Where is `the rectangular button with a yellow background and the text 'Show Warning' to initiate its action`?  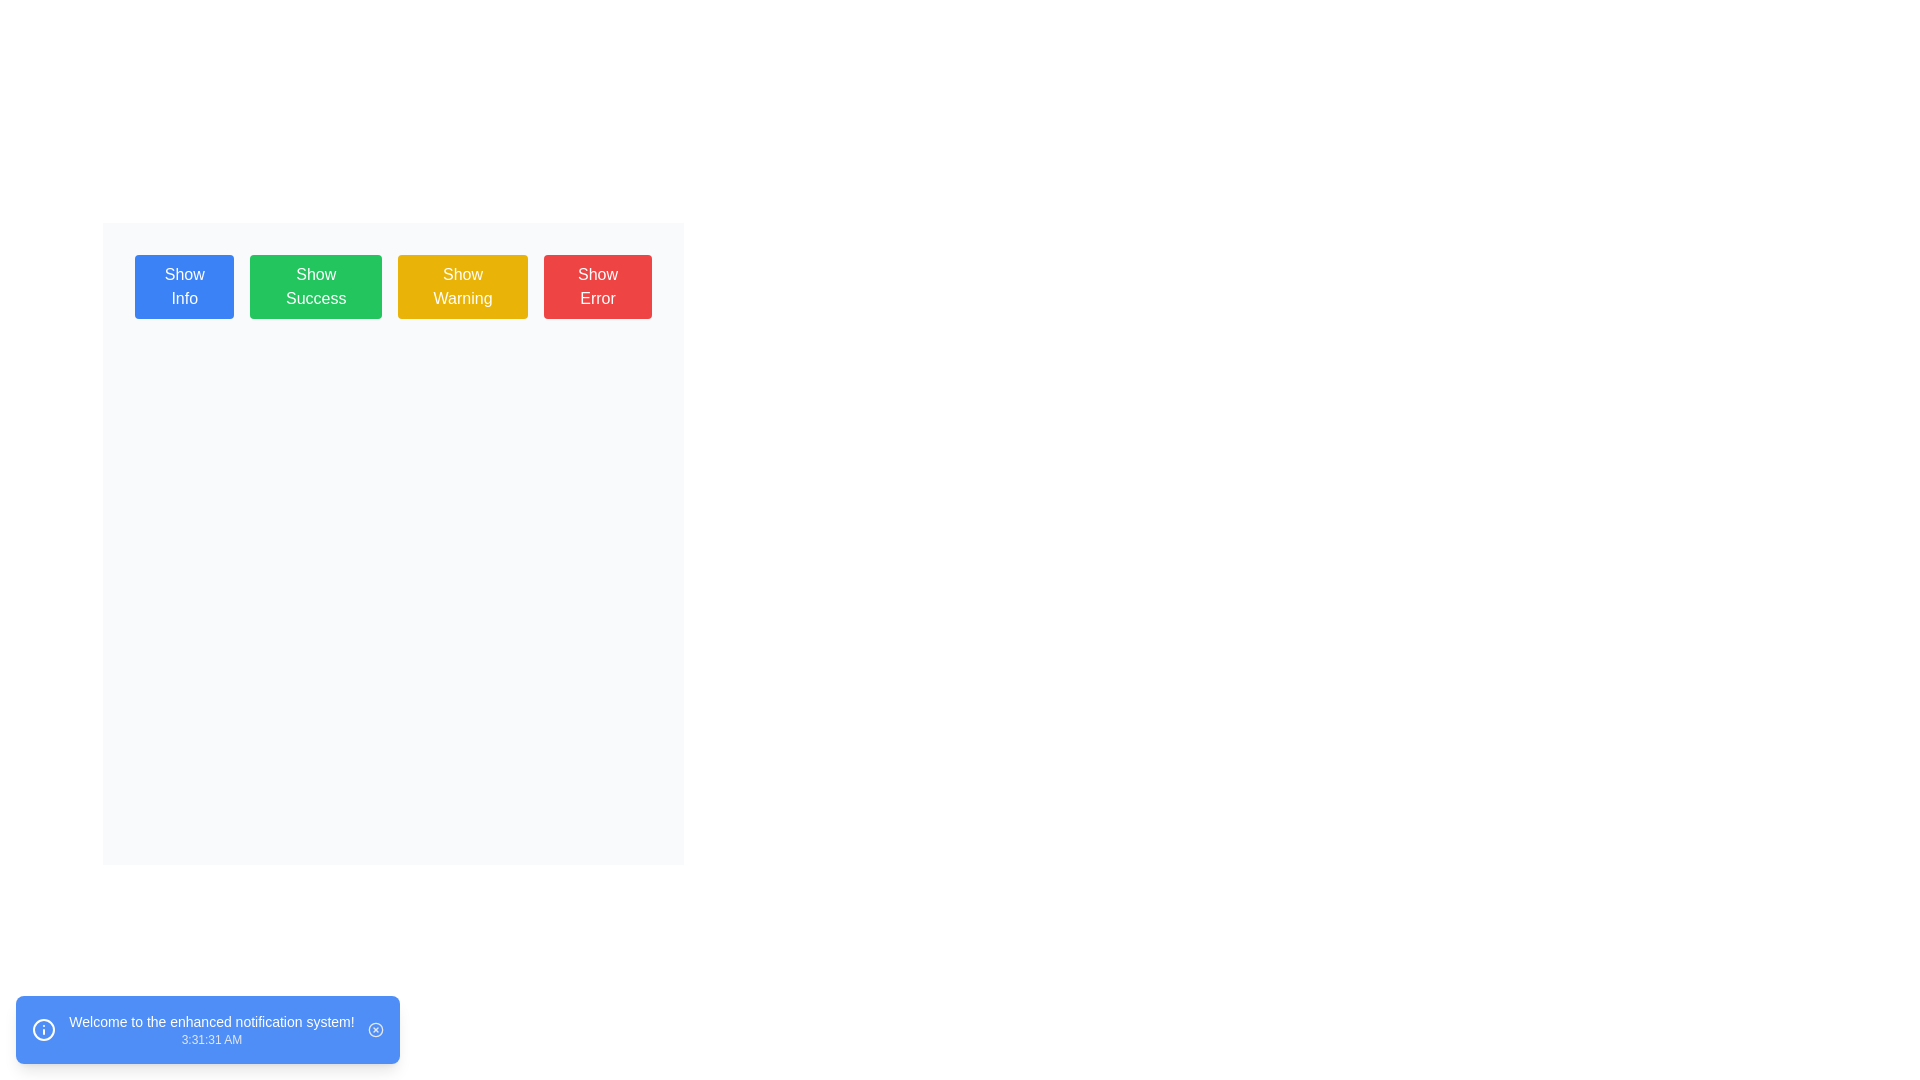 the rectangular button with a yellow background and the text 'Show Warning' to initiate its action is located at coordinates (462, 286).